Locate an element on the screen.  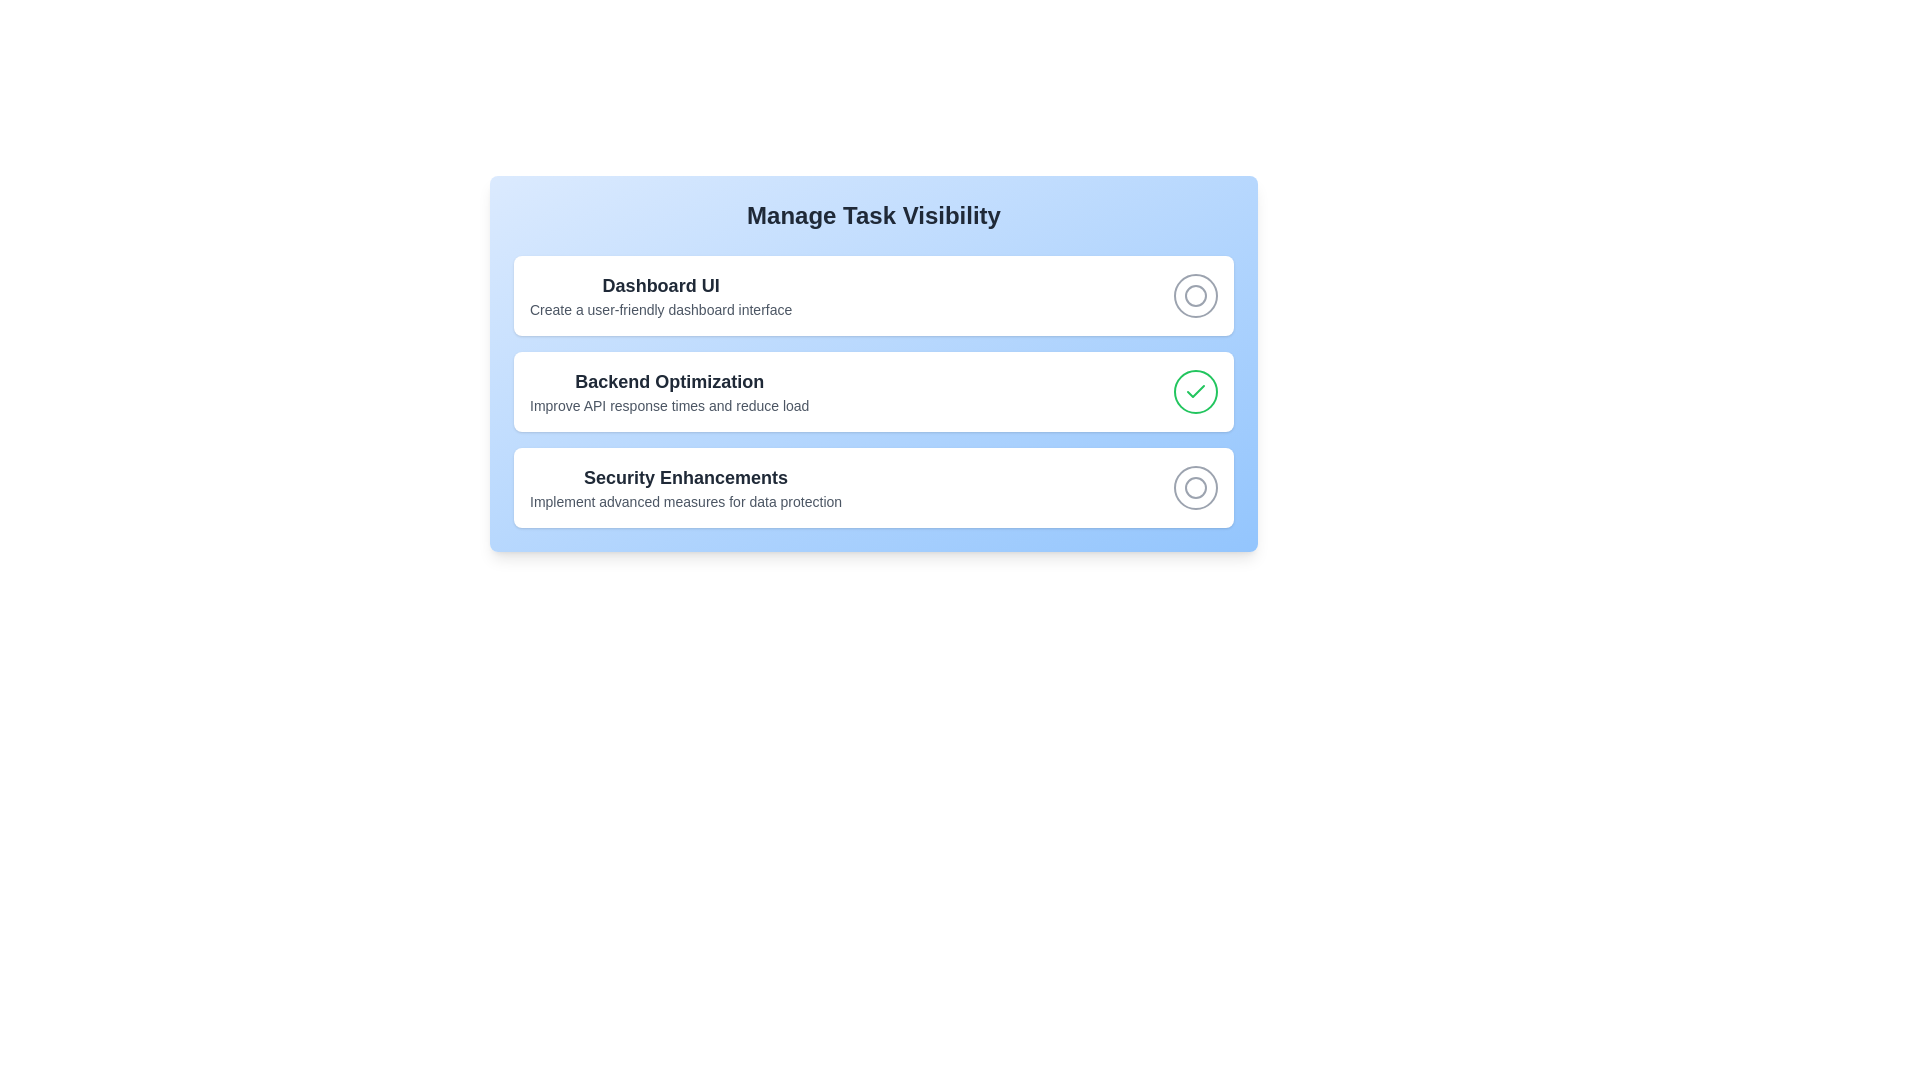
the checkmark icon indicating the completion status of the 'Backend Optimization' task is located at coordinates (1195, 392).